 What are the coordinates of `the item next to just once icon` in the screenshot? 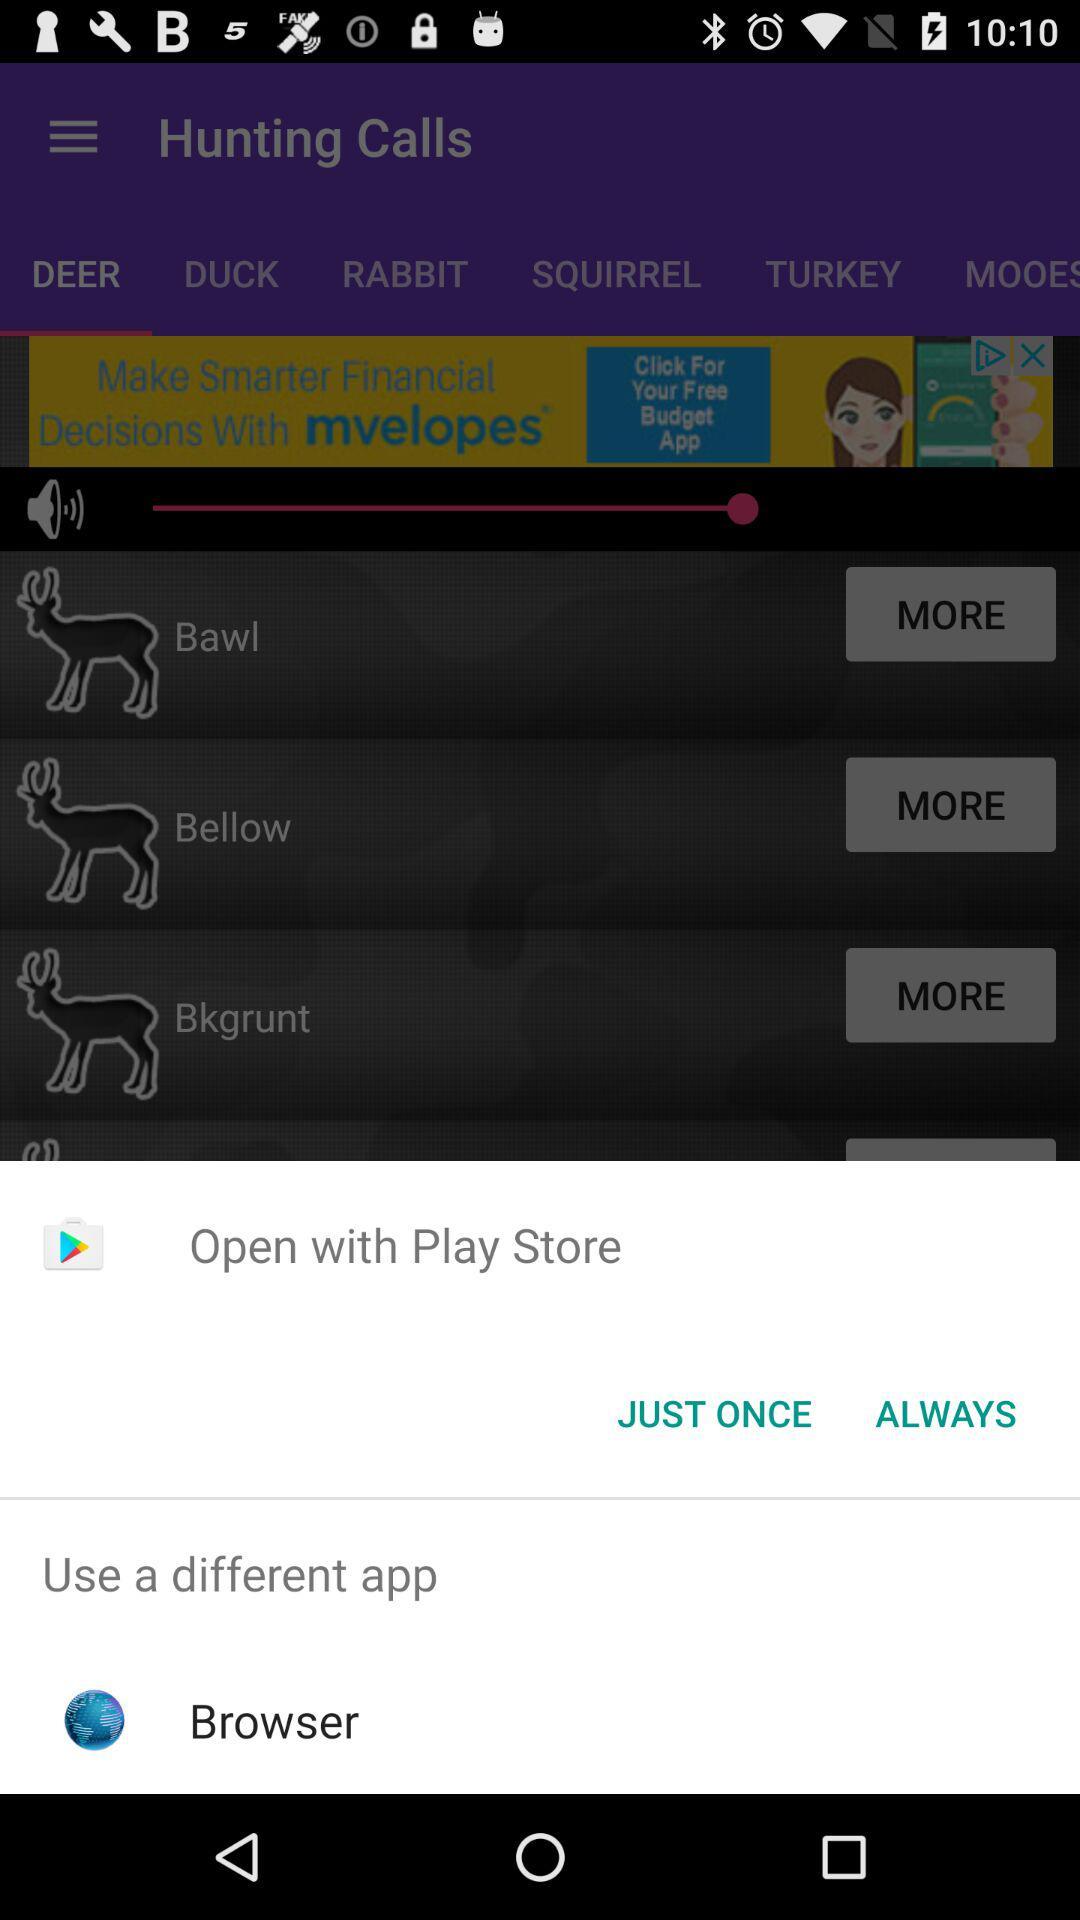 It's located at (945, 1411).